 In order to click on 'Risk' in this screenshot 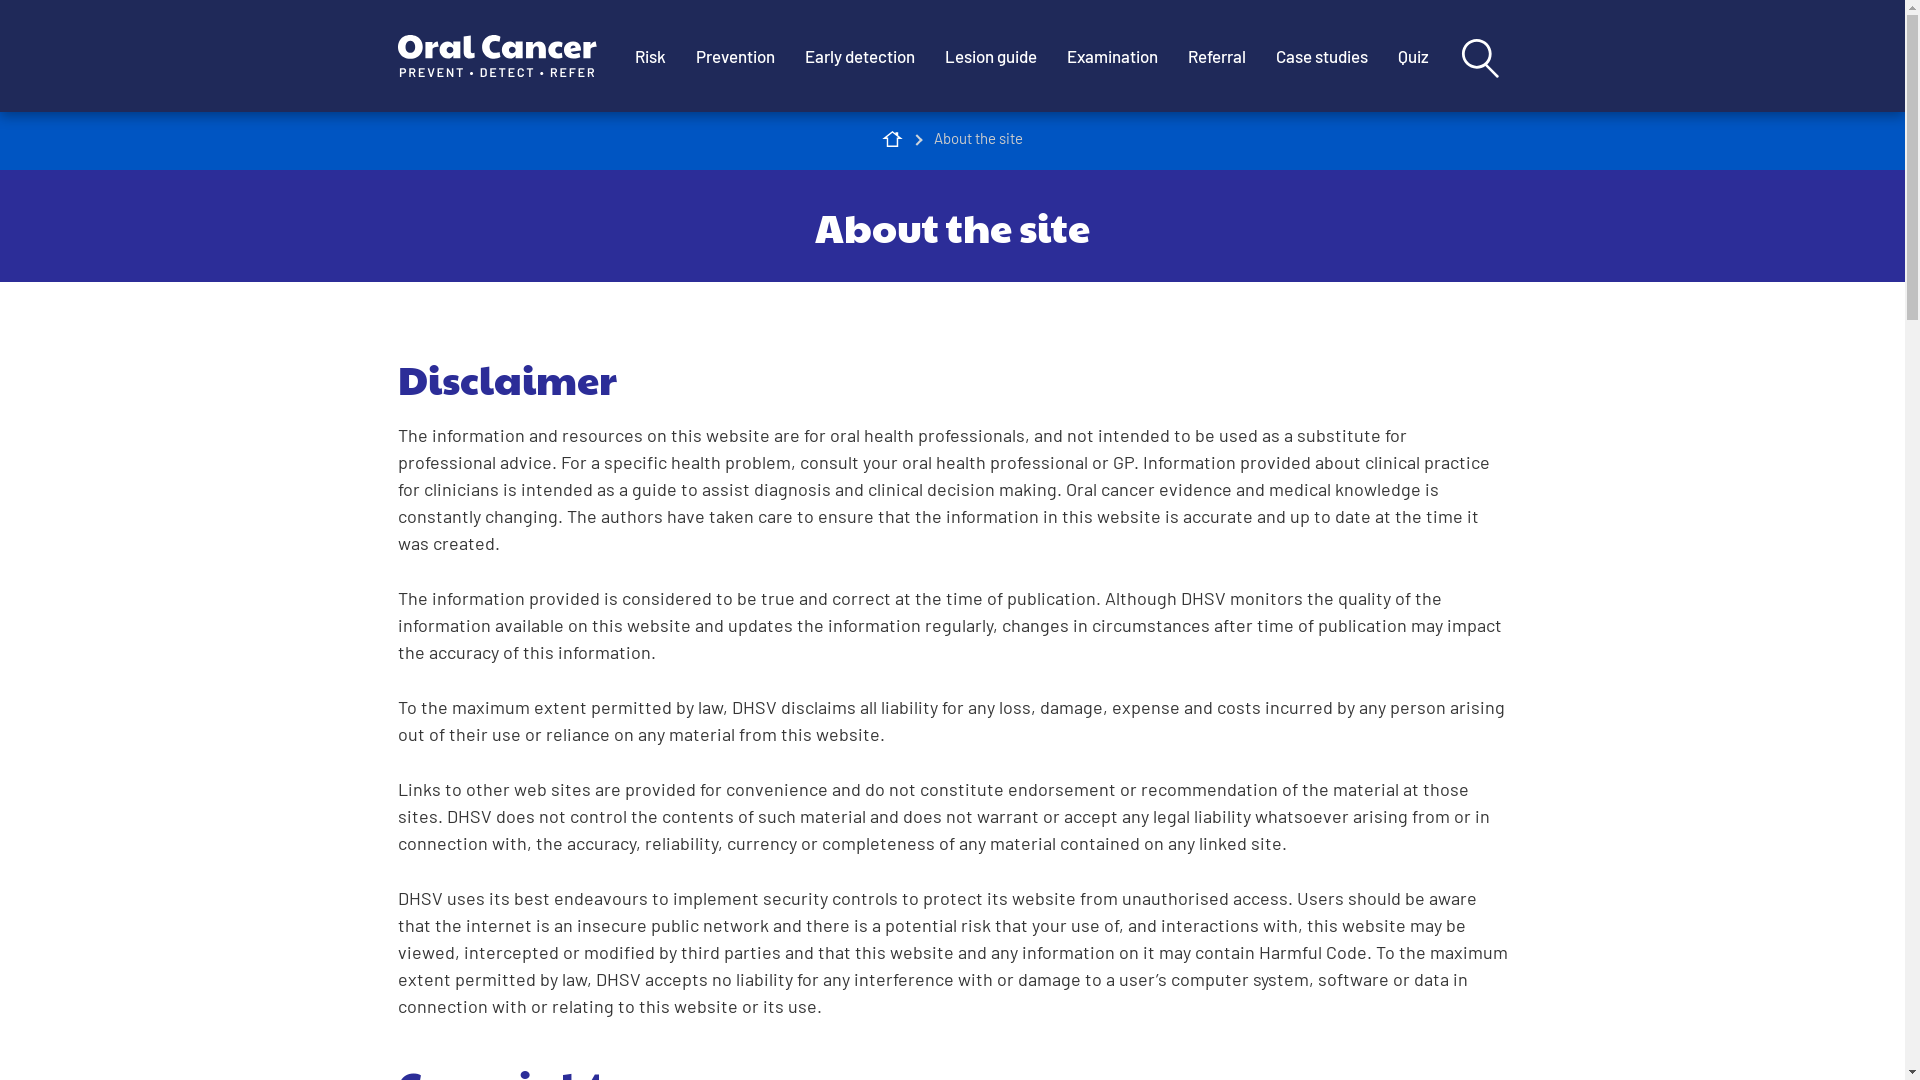, I will do `click(650, 55)`.